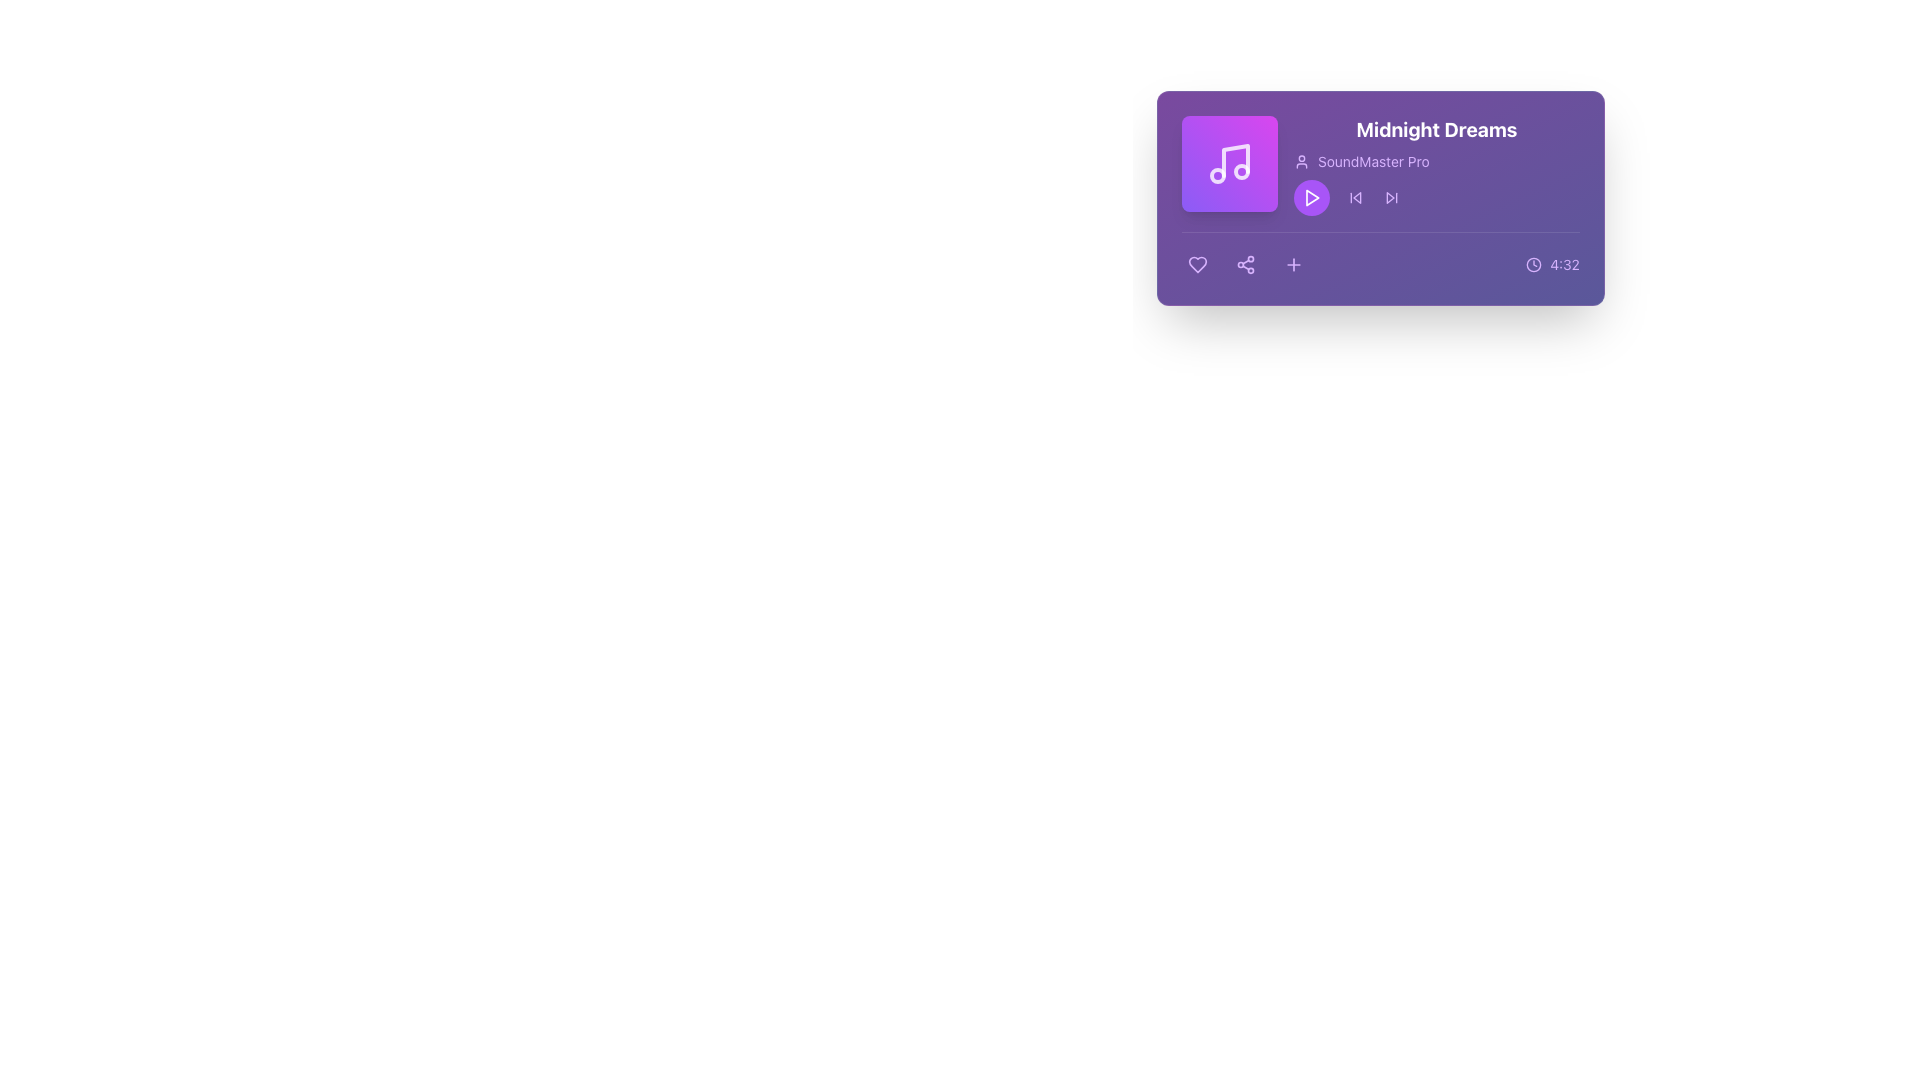  What do you see at coordinates (1533, 264) in the screenshot?
I see `the base circle representing the clock face within the clock icon of the music playback widget, located near the timestamp text '4:32'` at bounding box center [1533, 264].